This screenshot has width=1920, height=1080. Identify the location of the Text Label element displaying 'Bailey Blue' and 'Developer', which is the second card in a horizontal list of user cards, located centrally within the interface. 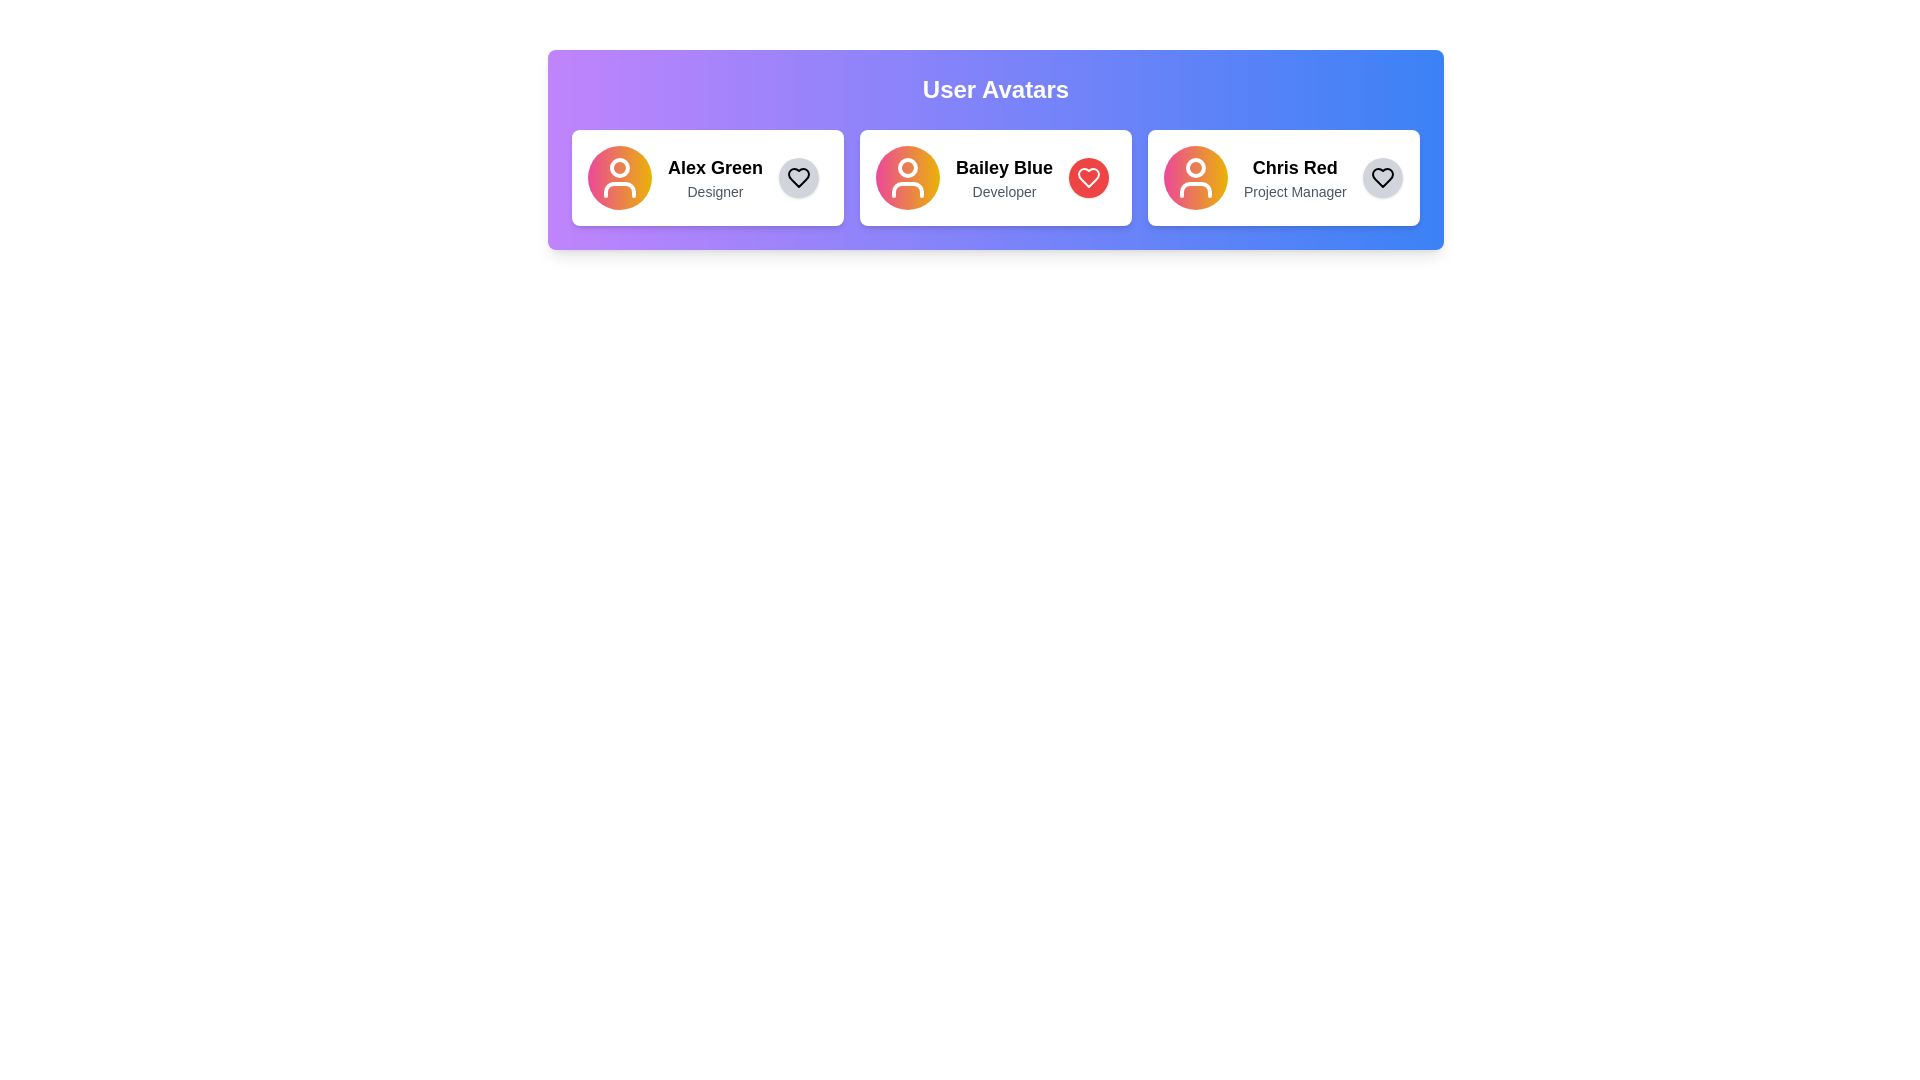
(1004, 176).